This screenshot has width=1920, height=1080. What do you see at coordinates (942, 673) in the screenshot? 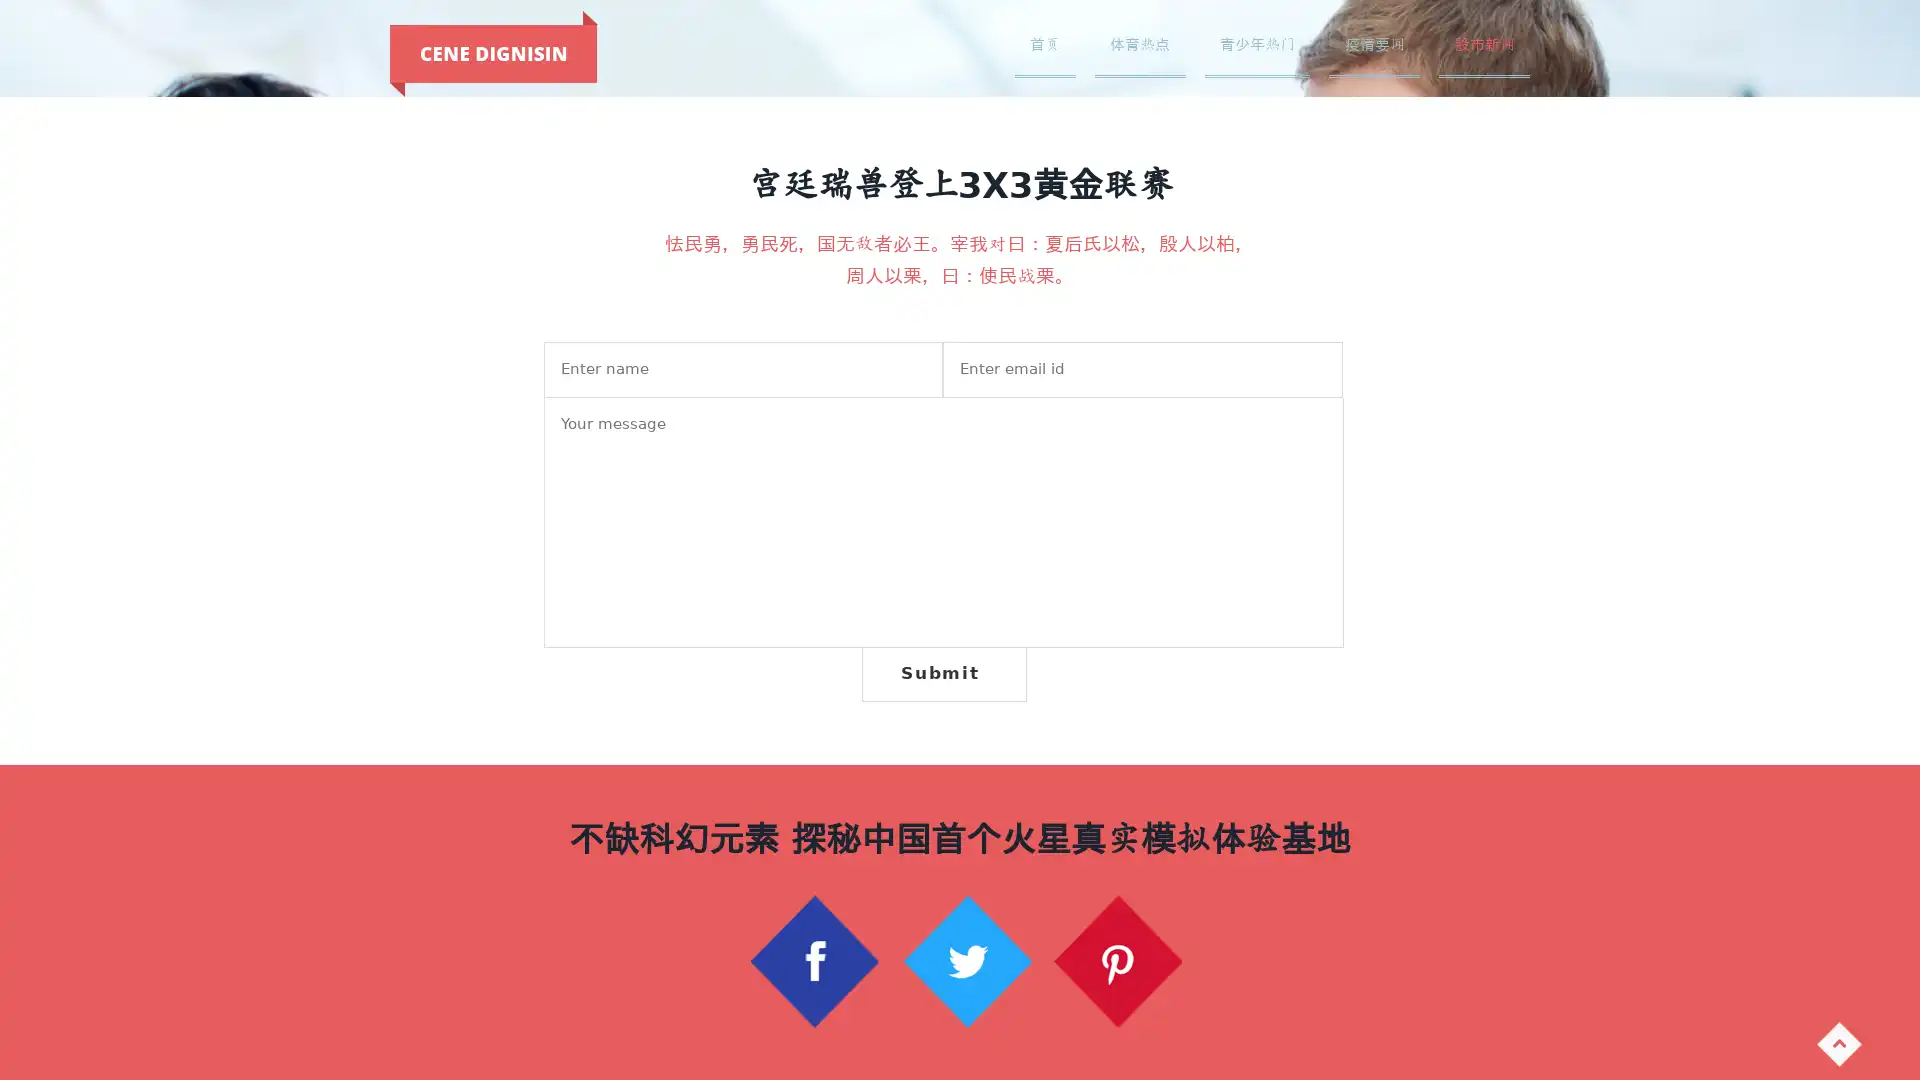
I see `Submit` at bounding box center [942, 673].